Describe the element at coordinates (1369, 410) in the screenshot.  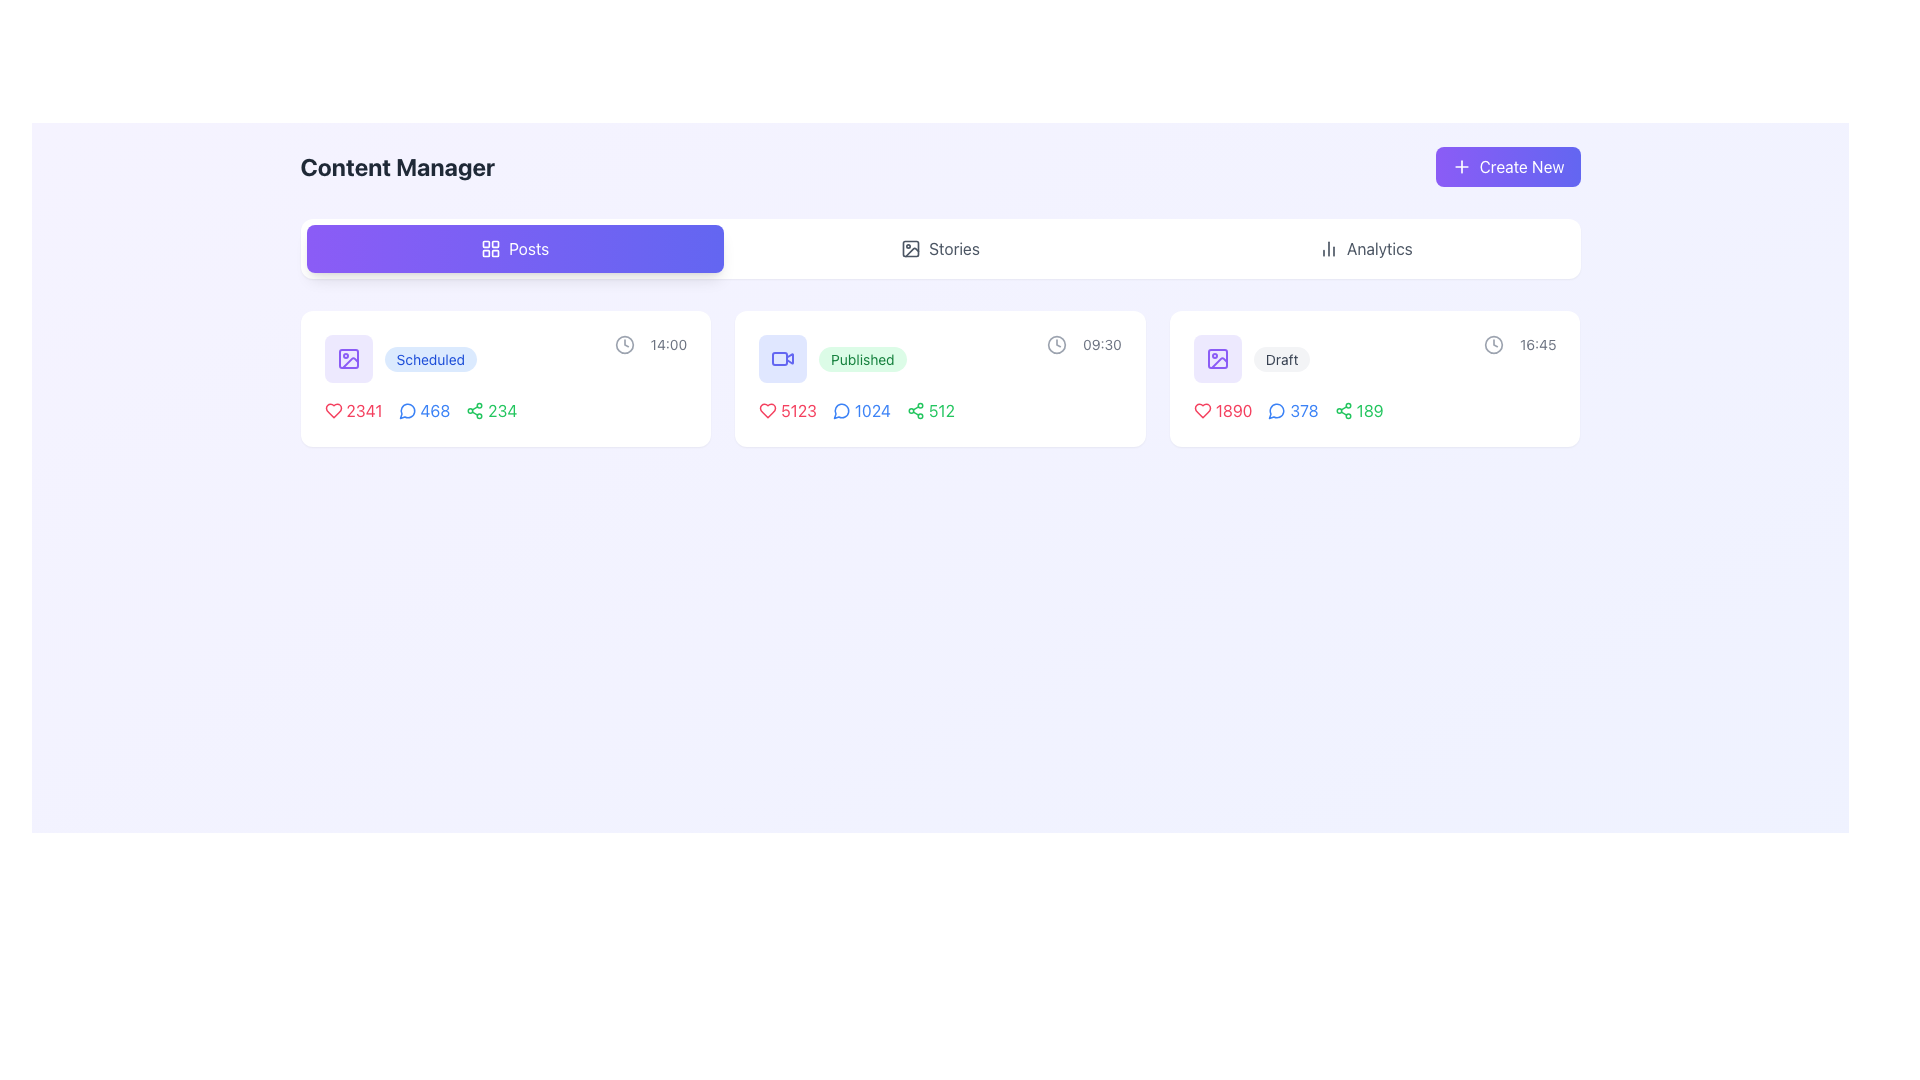
I see `the static text displaying the numerical statistic for shares, which is located in the 'Draft' card in the third column, to the right of the green share icon` at that location.